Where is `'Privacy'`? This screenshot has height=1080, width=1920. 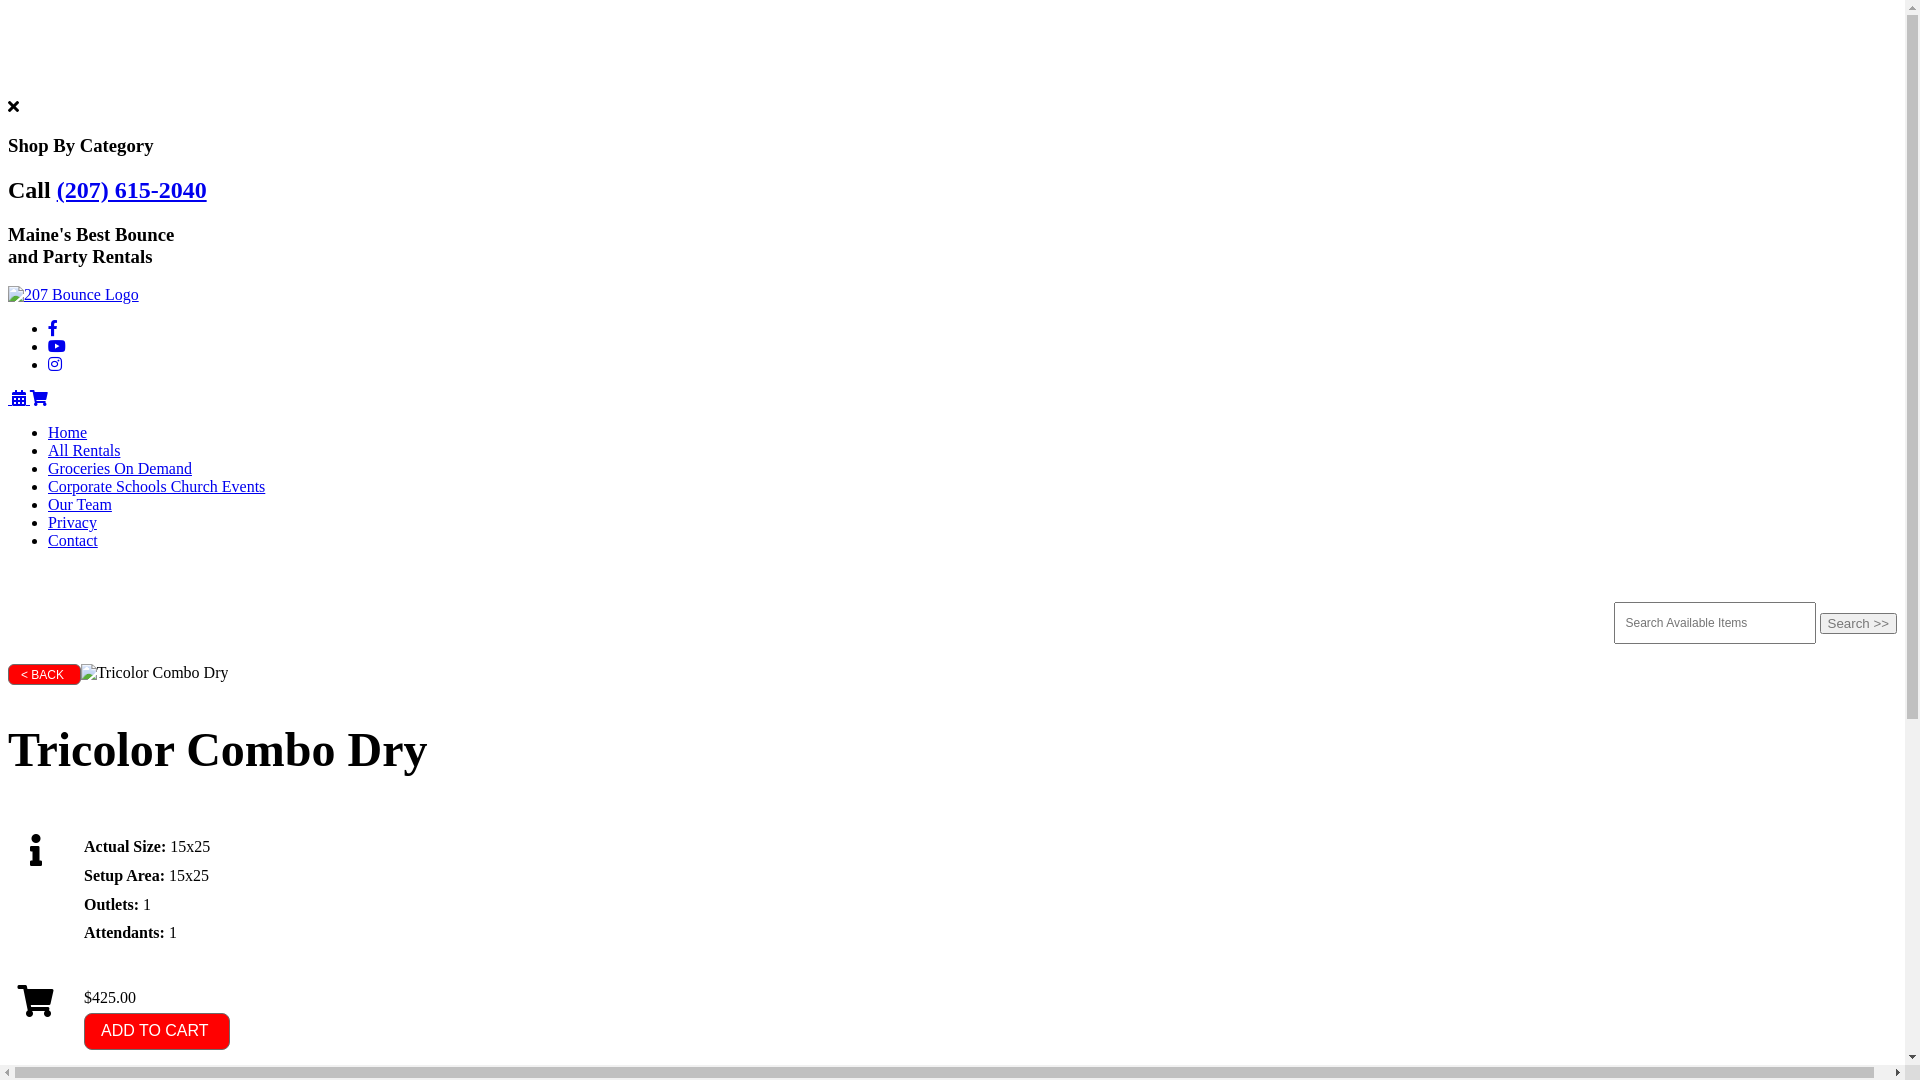 'Privacy' is located at coordinates (72, 521).